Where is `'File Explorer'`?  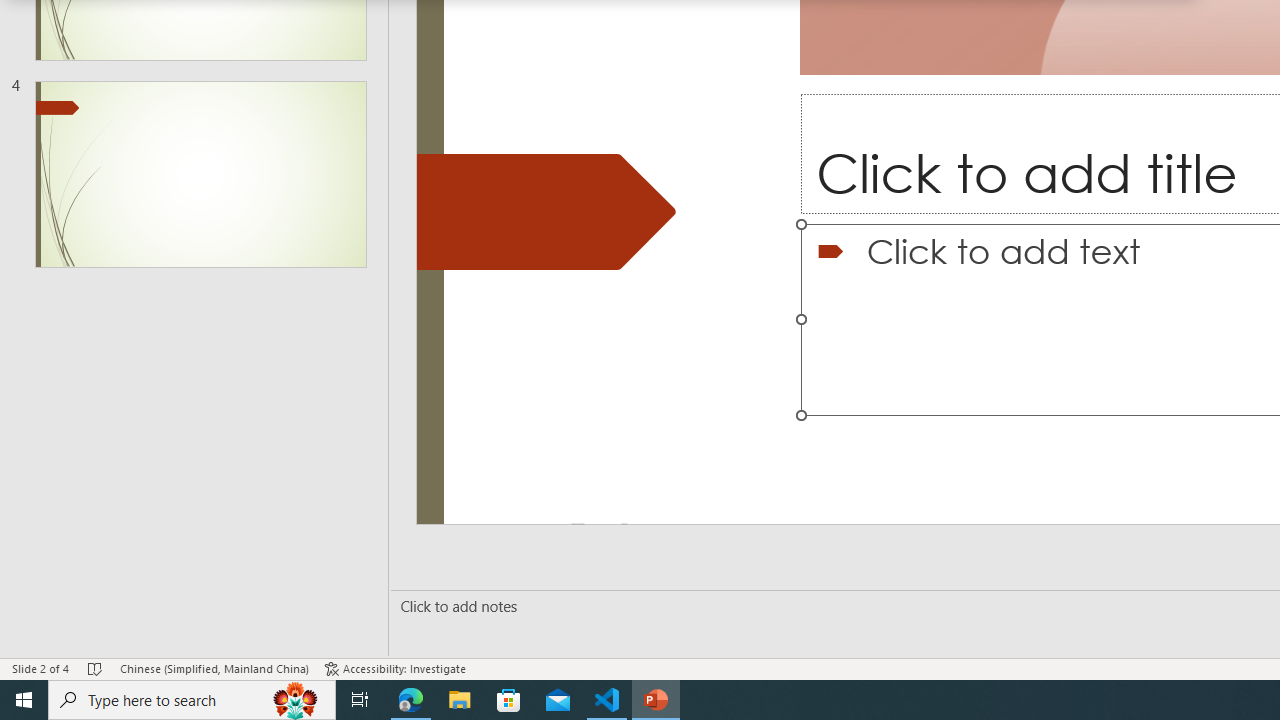
'File Explorer' is located at coordinates (459, 698).